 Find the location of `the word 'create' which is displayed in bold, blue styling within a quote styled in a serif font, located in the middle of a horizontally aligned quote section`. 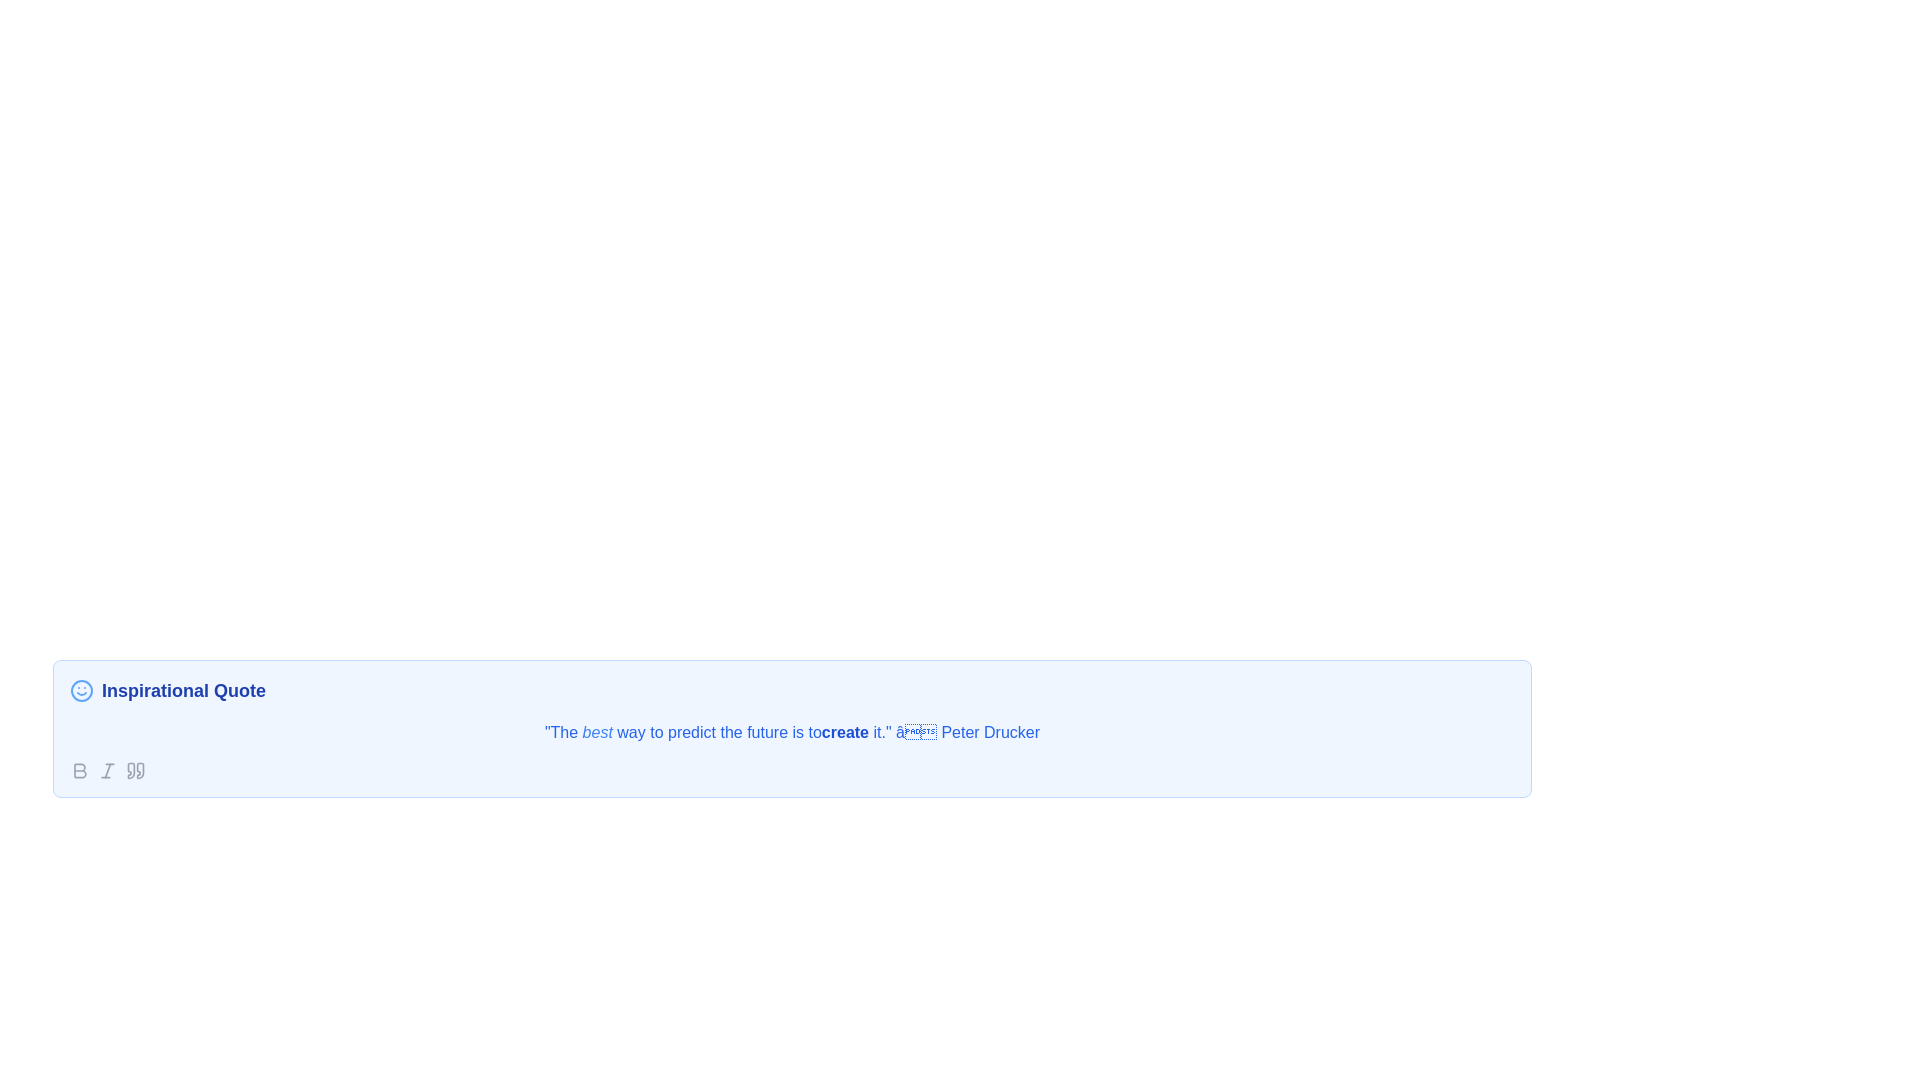

the word 'create' which is displayed in bold, blue styling within a quote styled in a serif font, located in the middle of a horizontally aligned quote section is located at coordinates (845, 732).